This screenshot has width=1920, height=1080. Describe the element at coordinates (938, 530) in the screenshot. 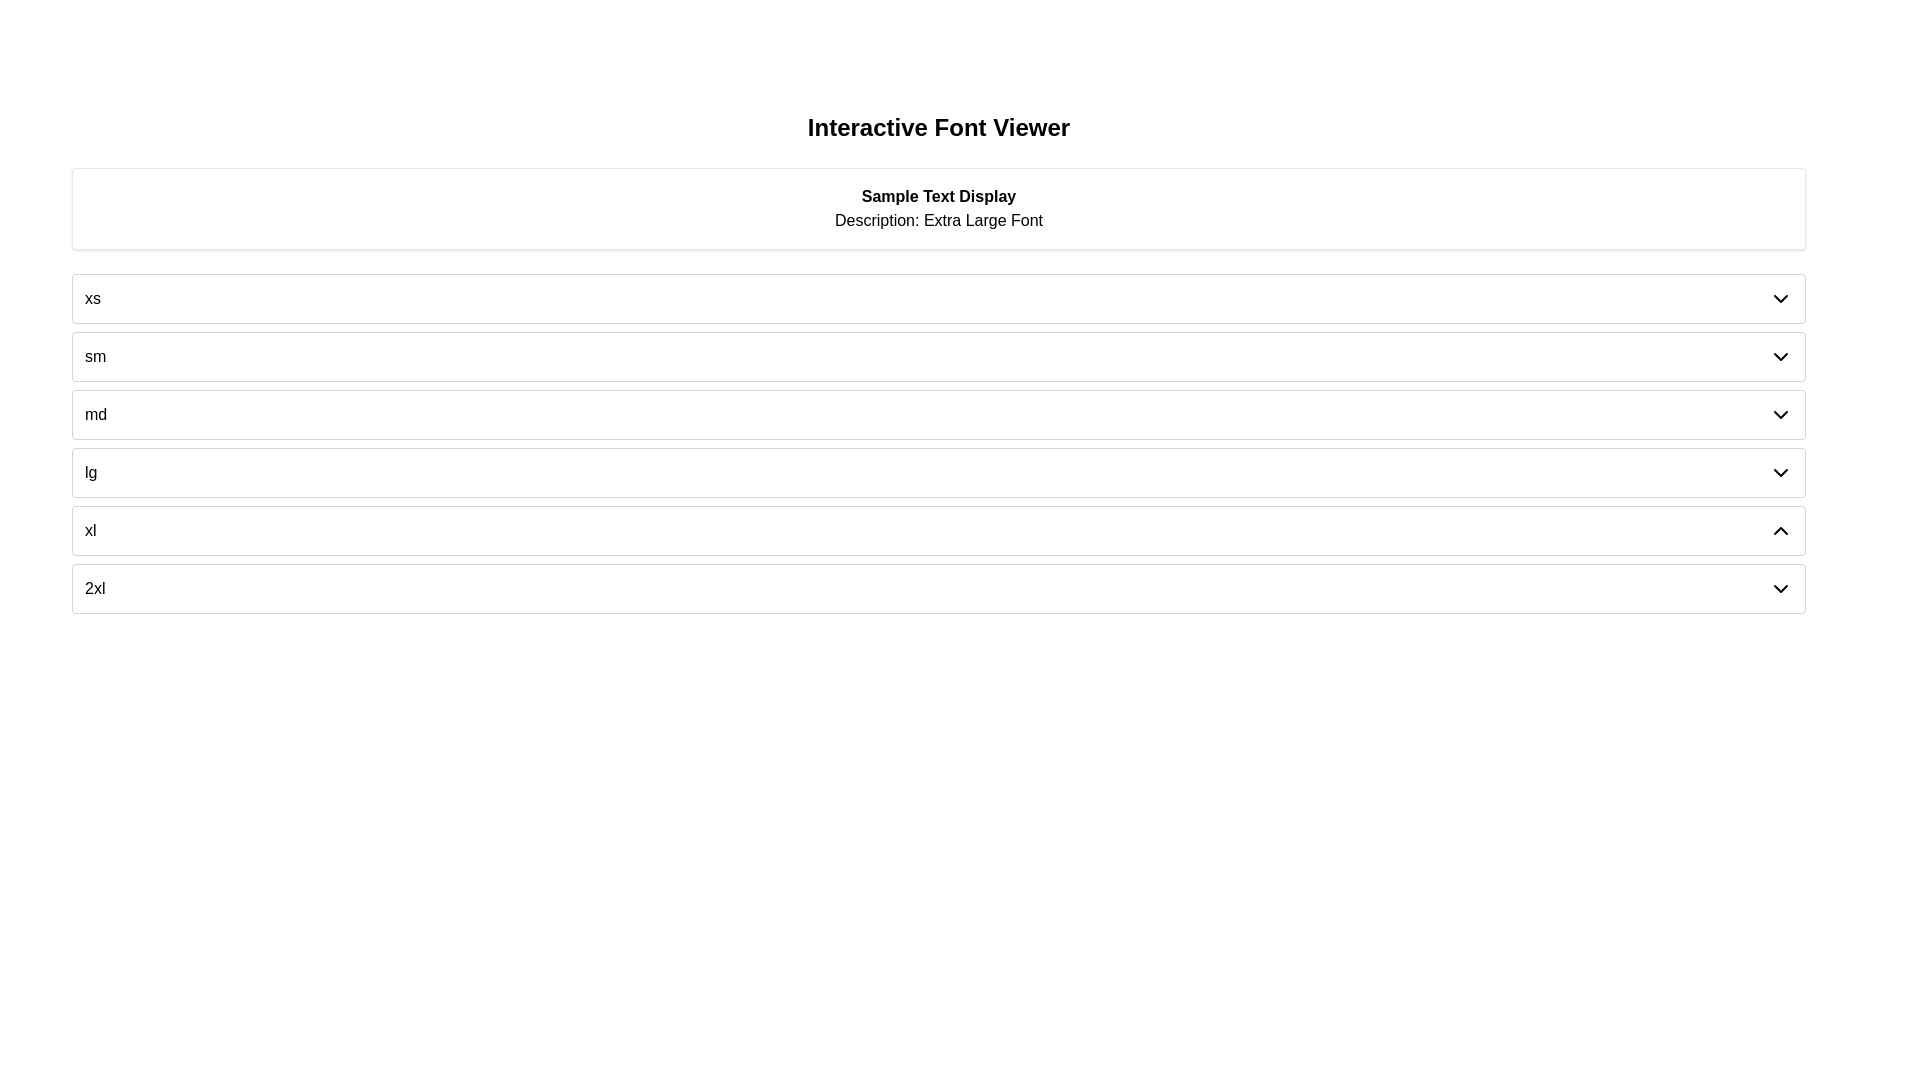

I see `the fifth button in a vertical list that expands or collapses the 'xl' section, positioned between the 'lg' and '2xl' buttons` at that location.